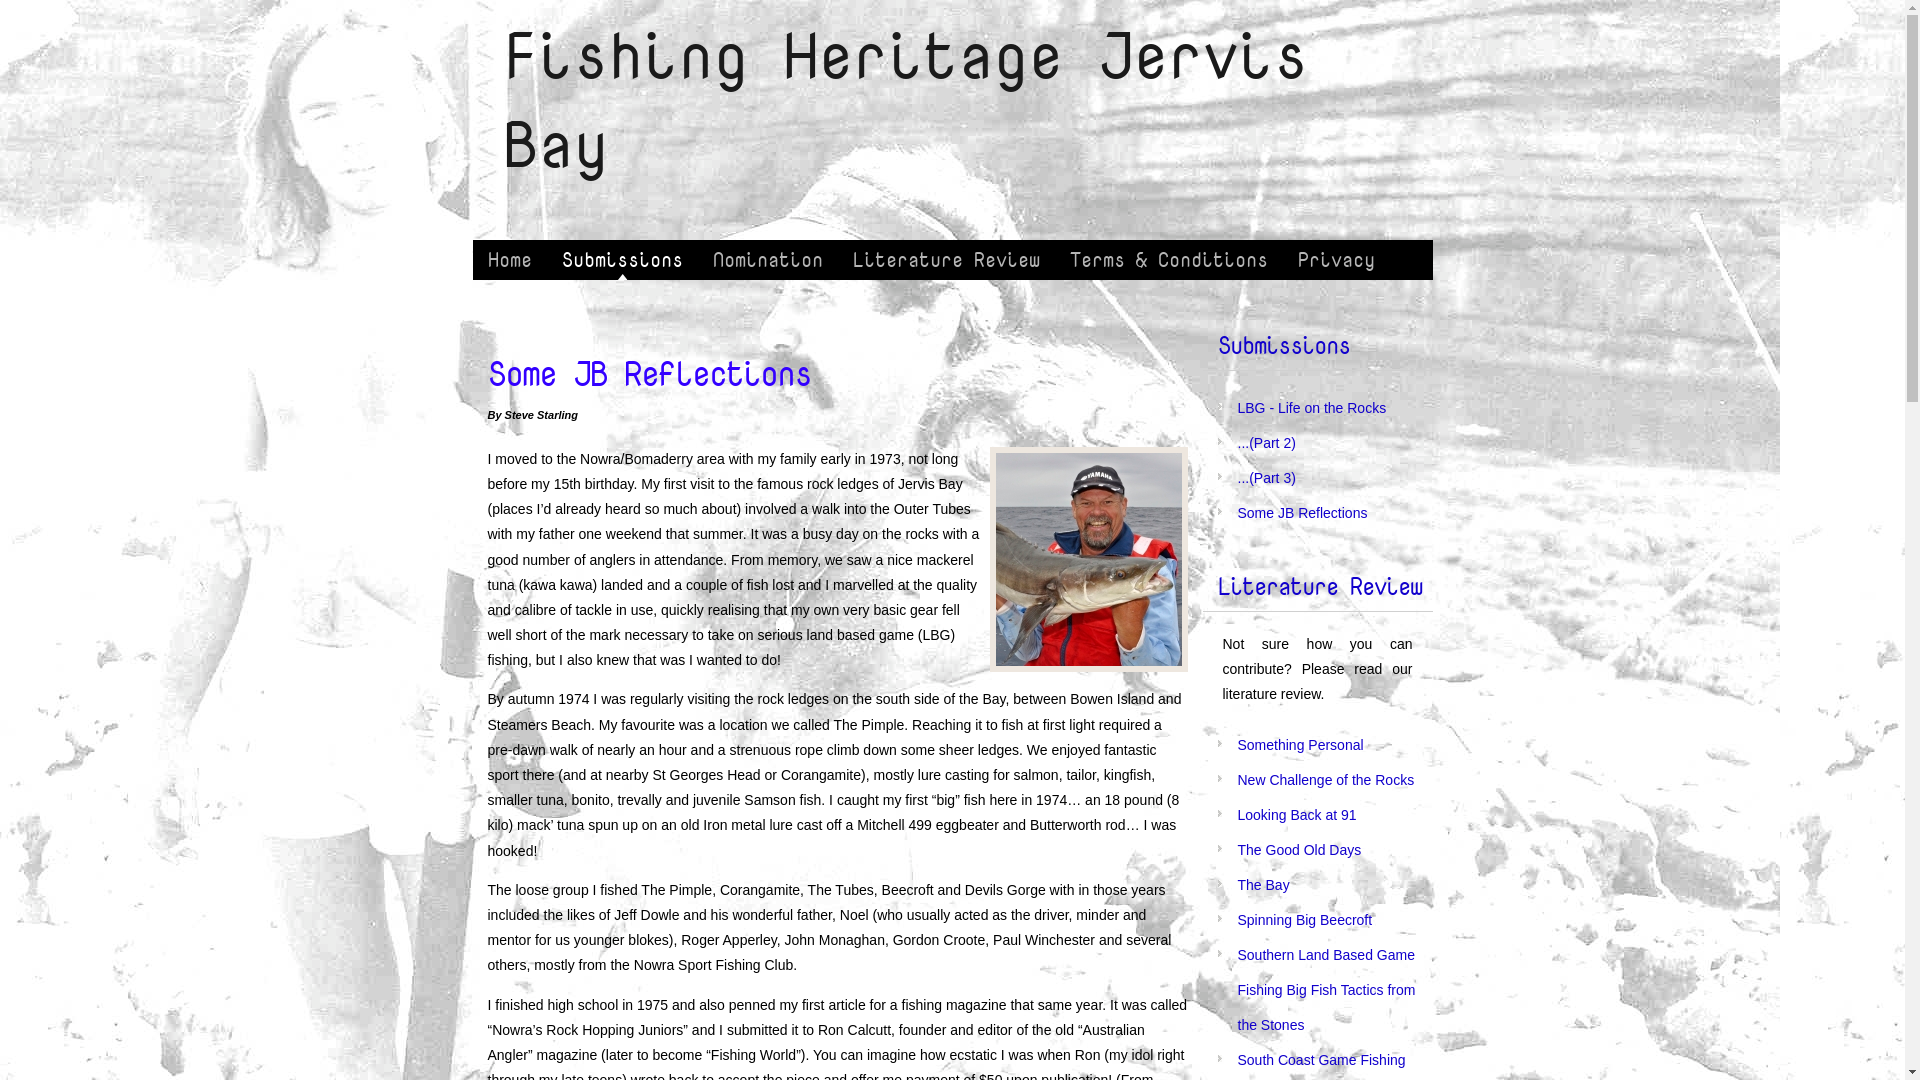 The width and height of the screenshot is (1920, 1080). Describe the element at coordinates (1266, 478) in the screenshot. I see `'...(Part 3)'` at that location.